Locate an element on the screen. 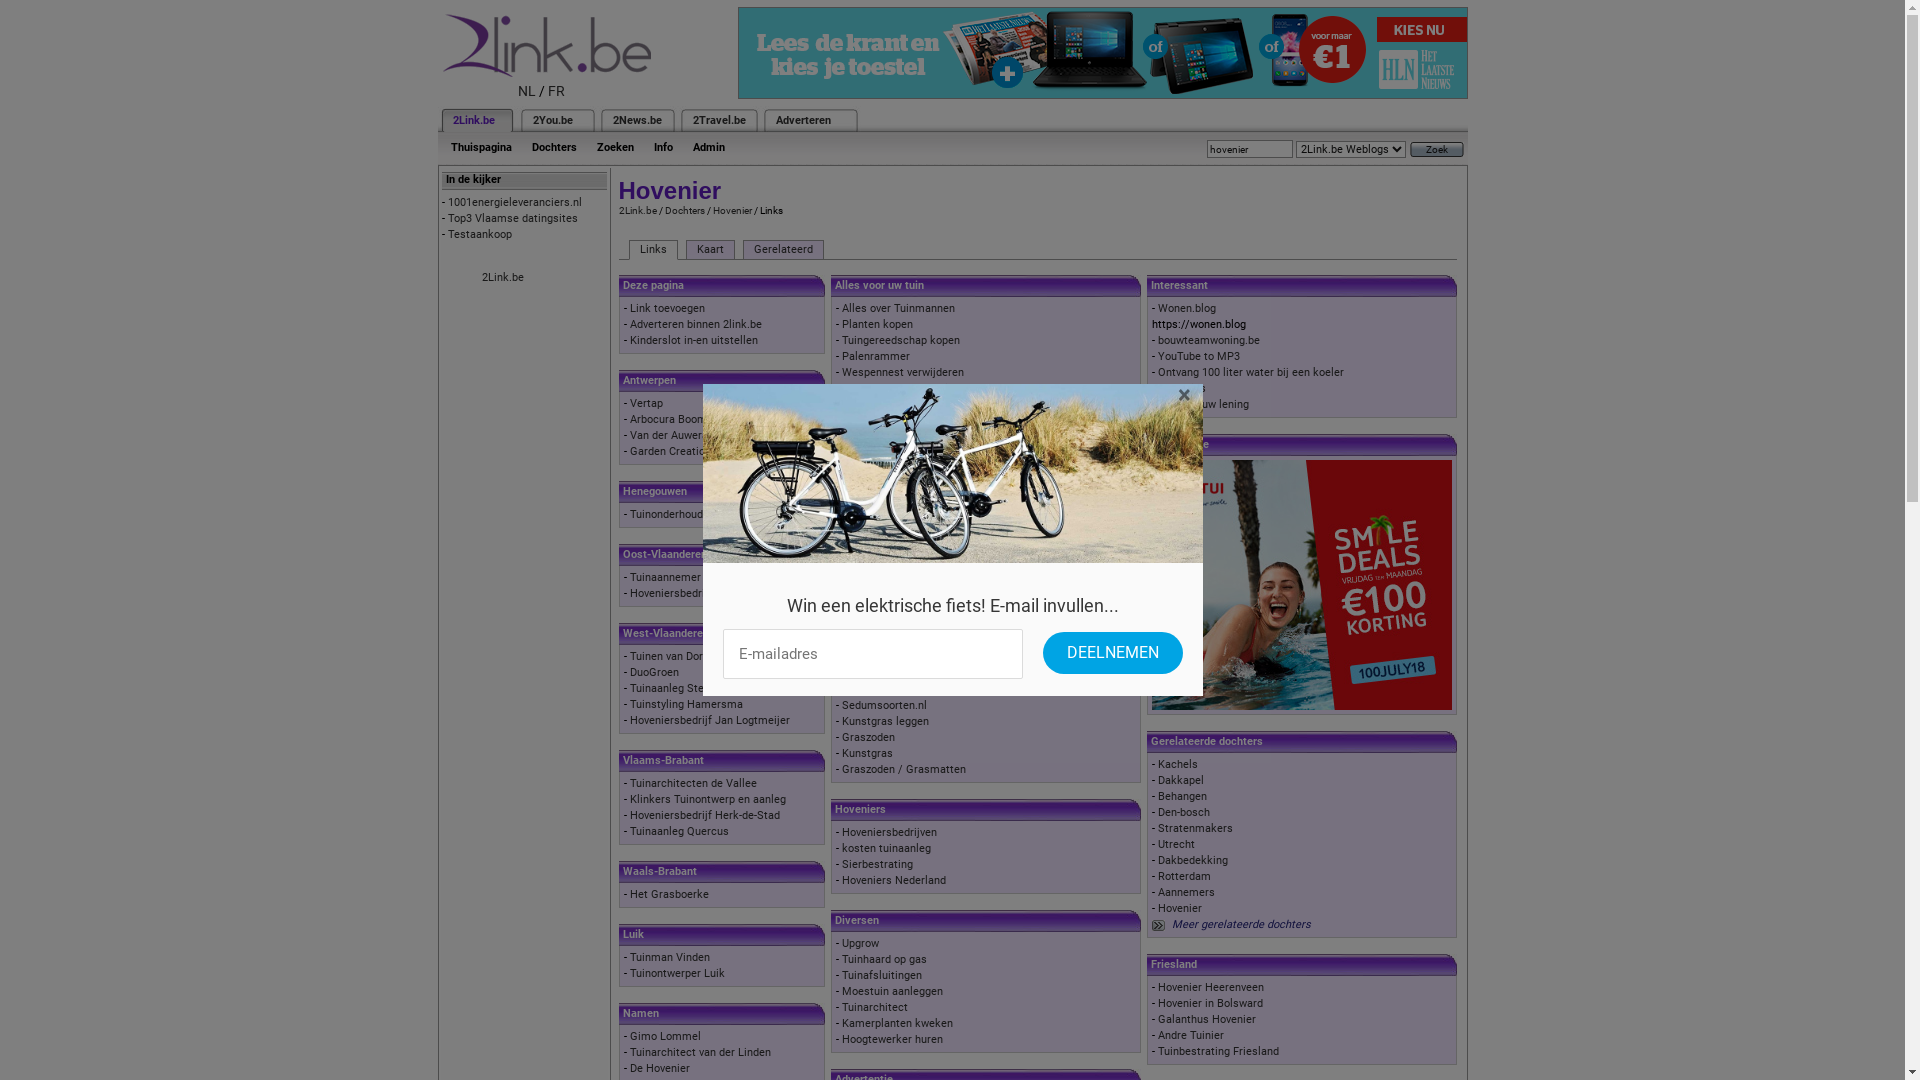  'Graszoden / Grasmatten' is located at coordinates (841, 768).